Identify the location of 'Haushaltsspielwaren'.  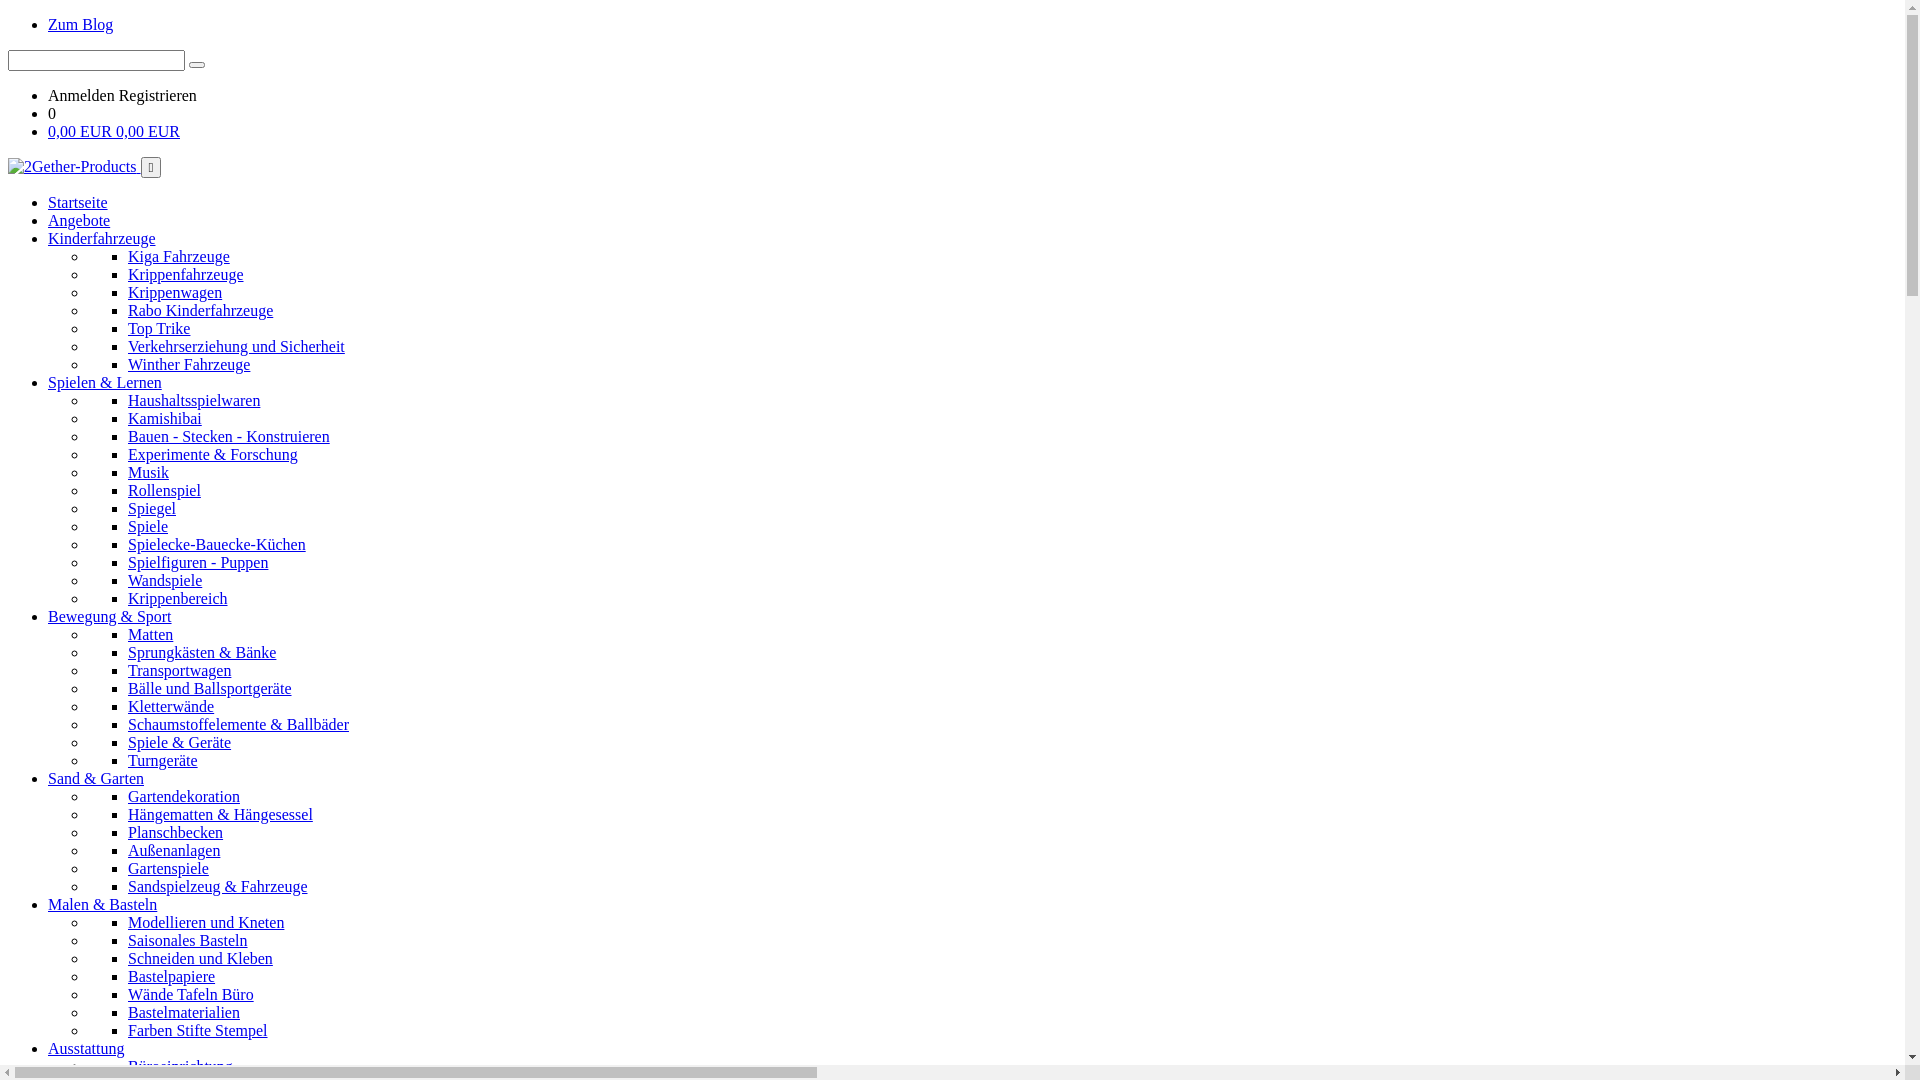
(193, 400).